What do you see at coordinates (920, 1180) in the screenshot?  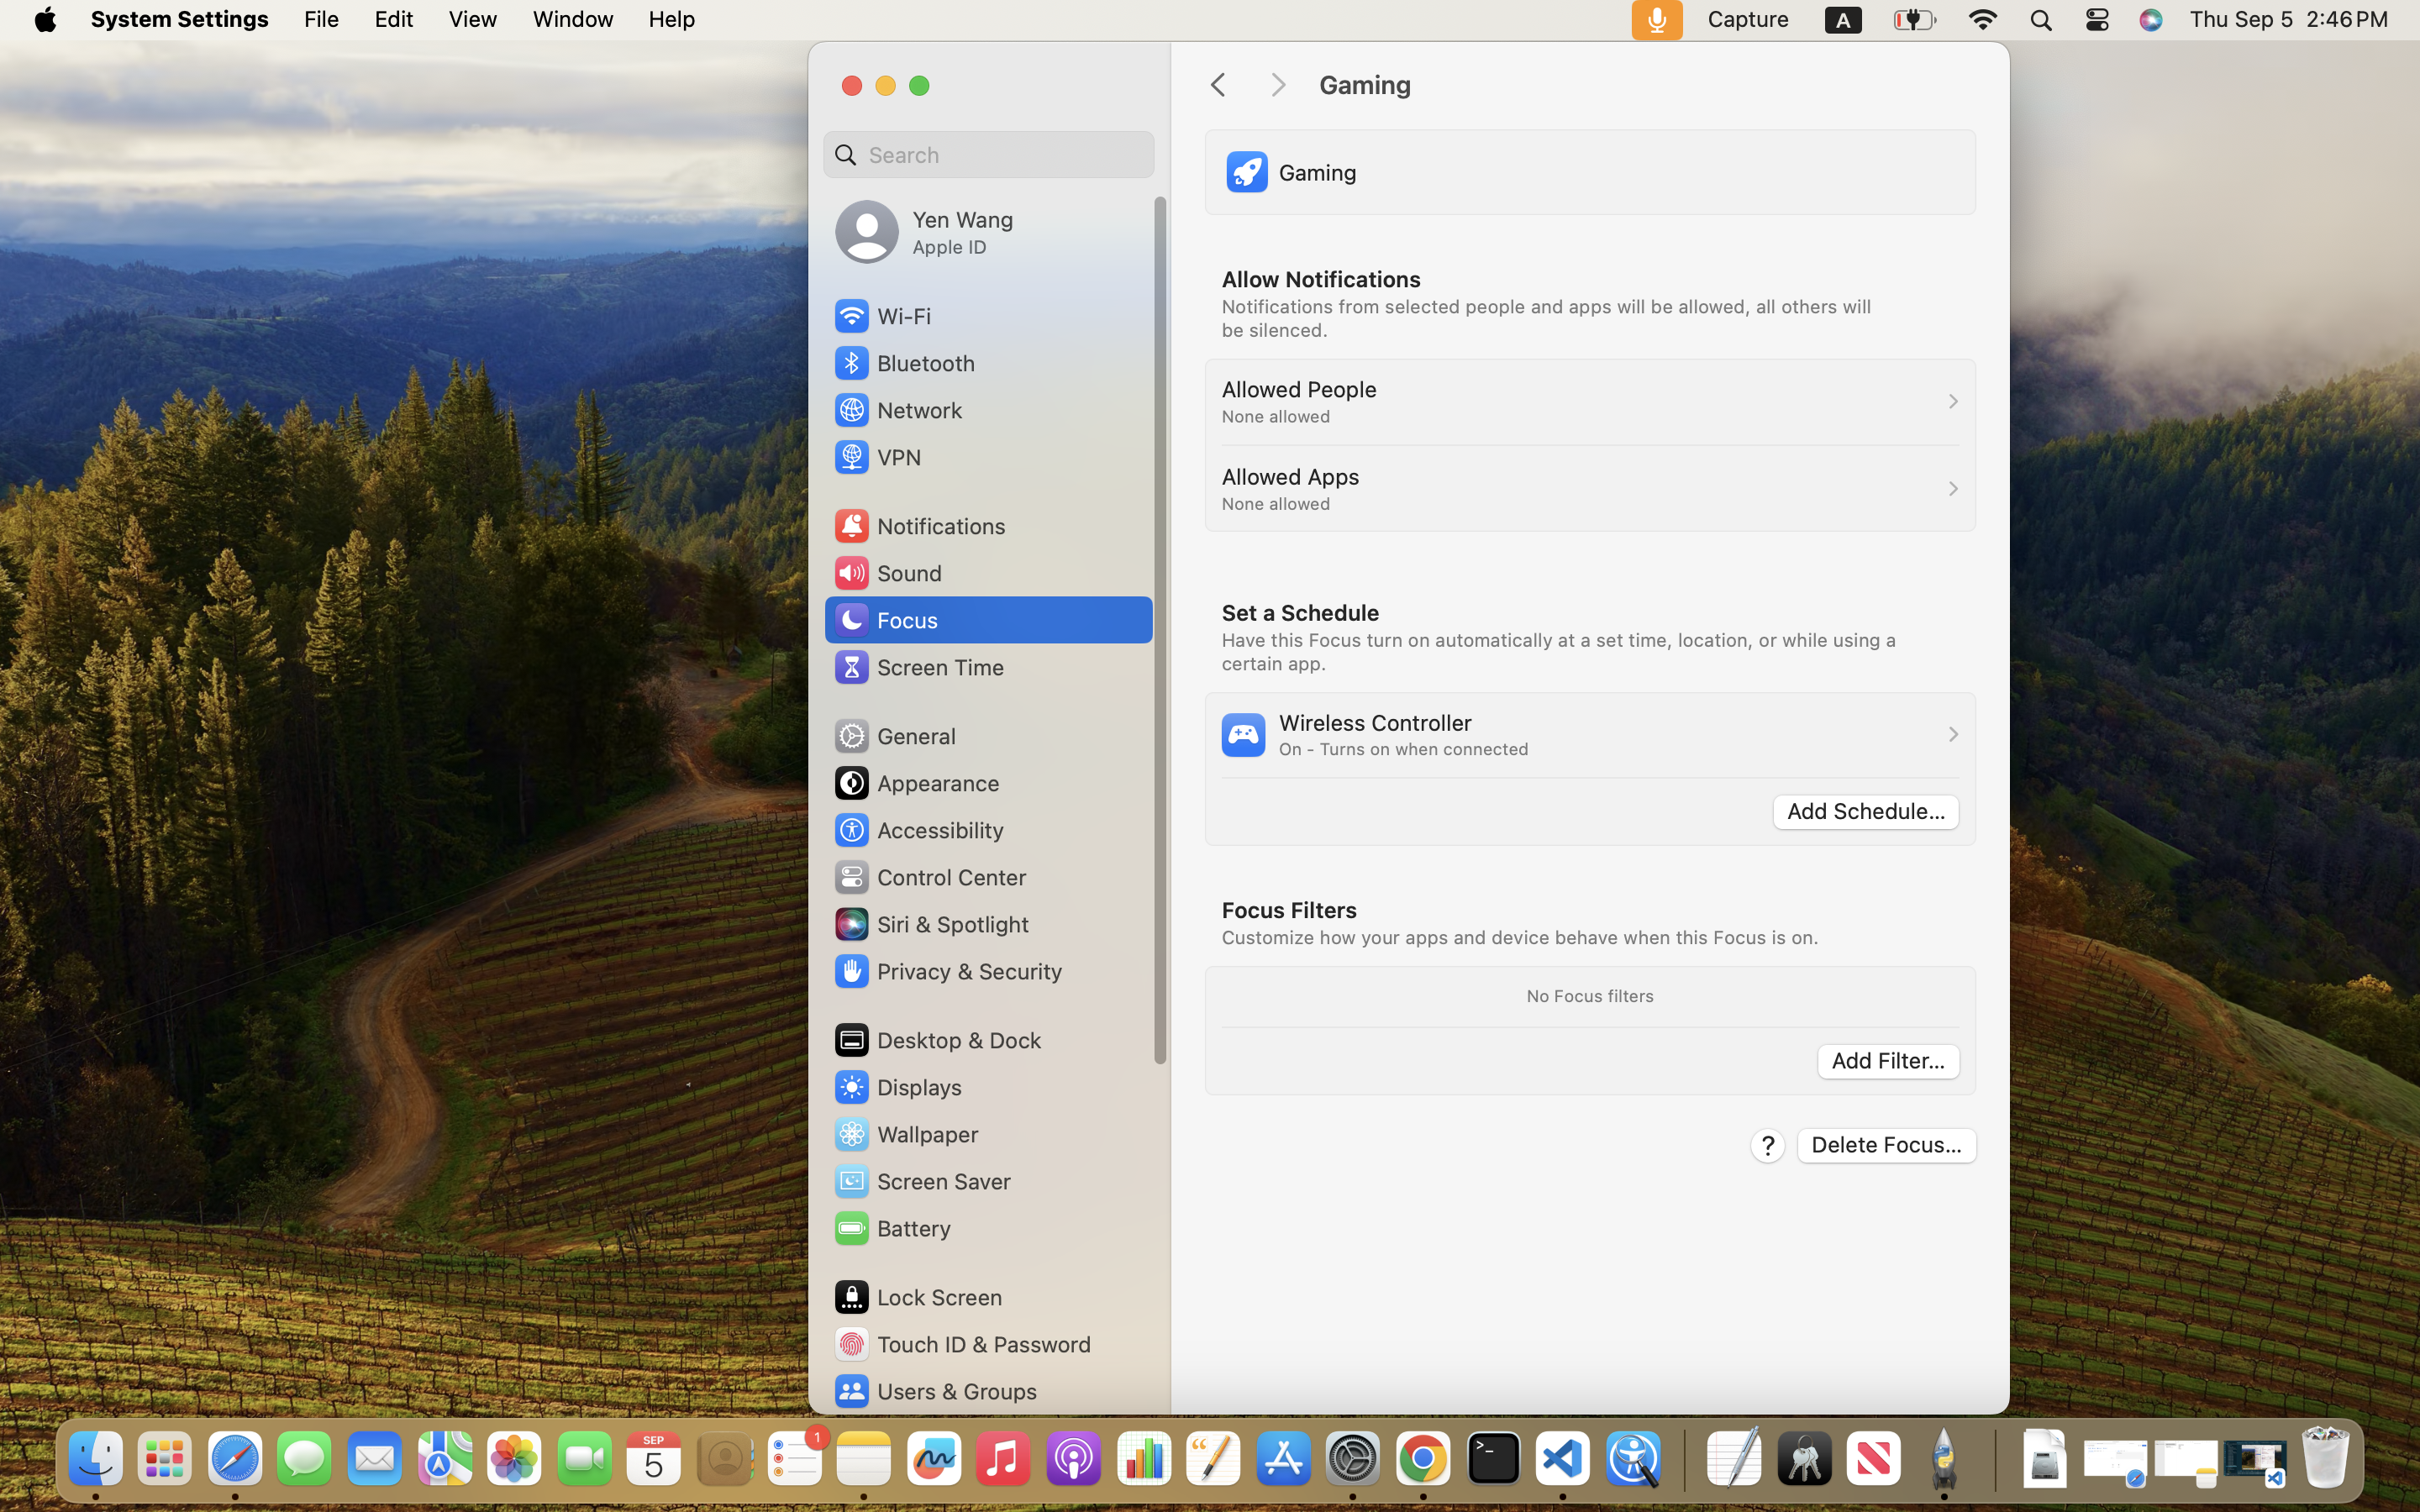 I see `'Screen Saver'` at bounding box center [920, 1180].